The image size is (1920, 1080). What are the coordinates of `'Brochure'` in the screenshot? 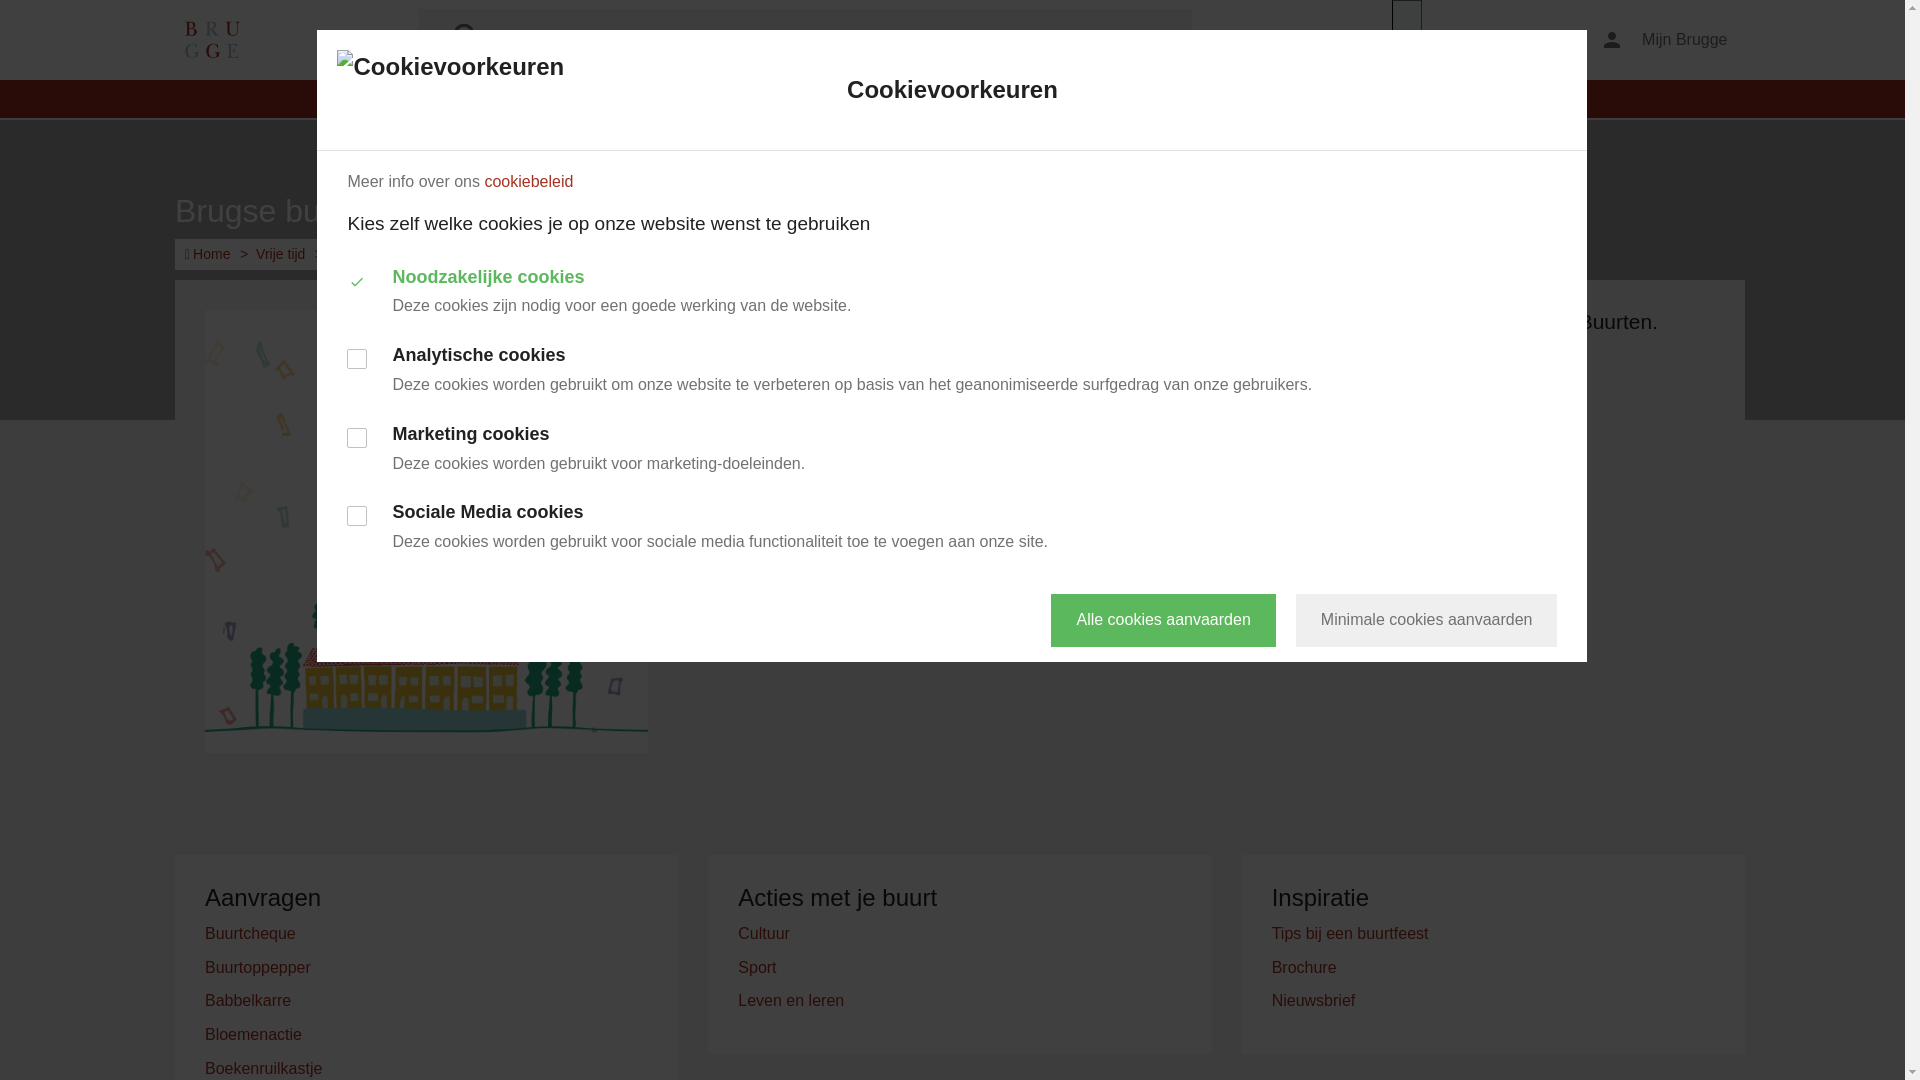 It's located at (1304, 966).